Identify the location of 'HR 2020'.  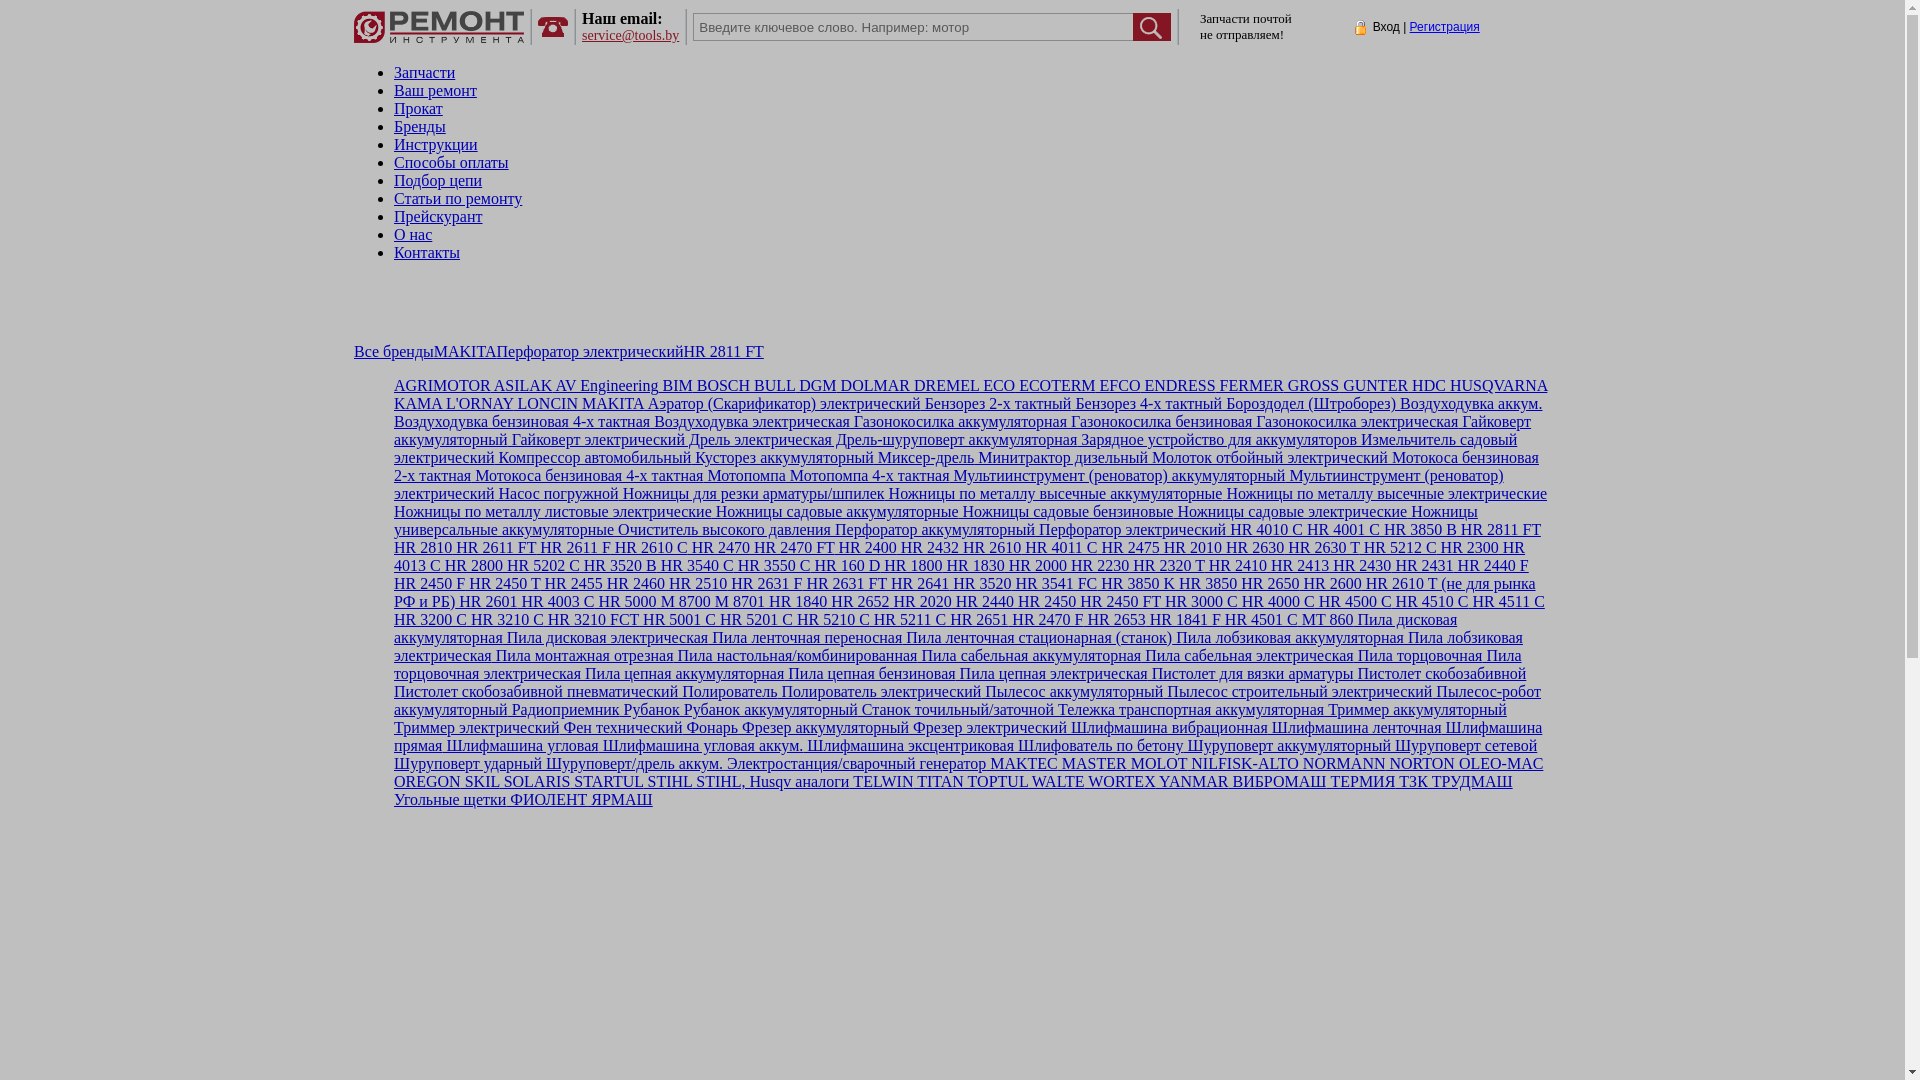
(920, 600).